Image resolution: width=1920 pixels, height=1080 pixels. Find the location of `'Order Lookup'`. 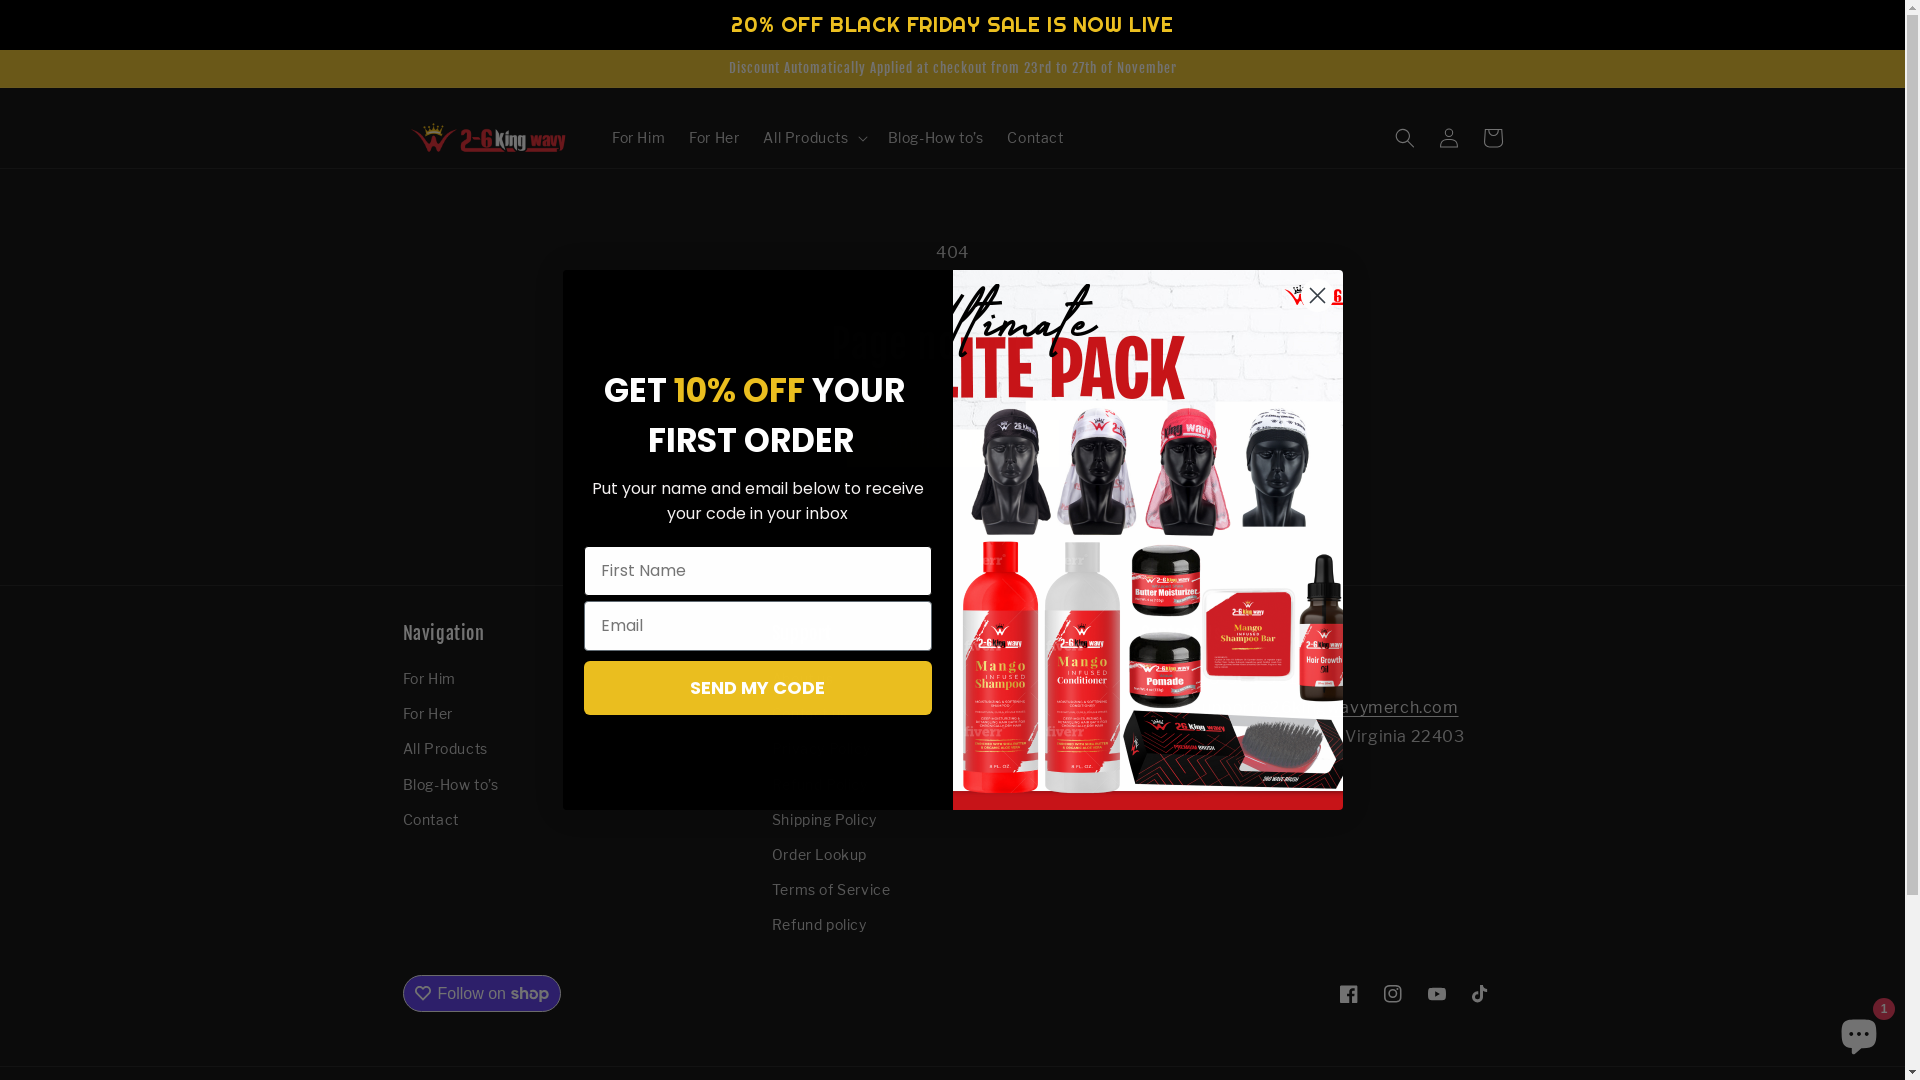

'Order Lookup' is located at coordinates (819, 854).